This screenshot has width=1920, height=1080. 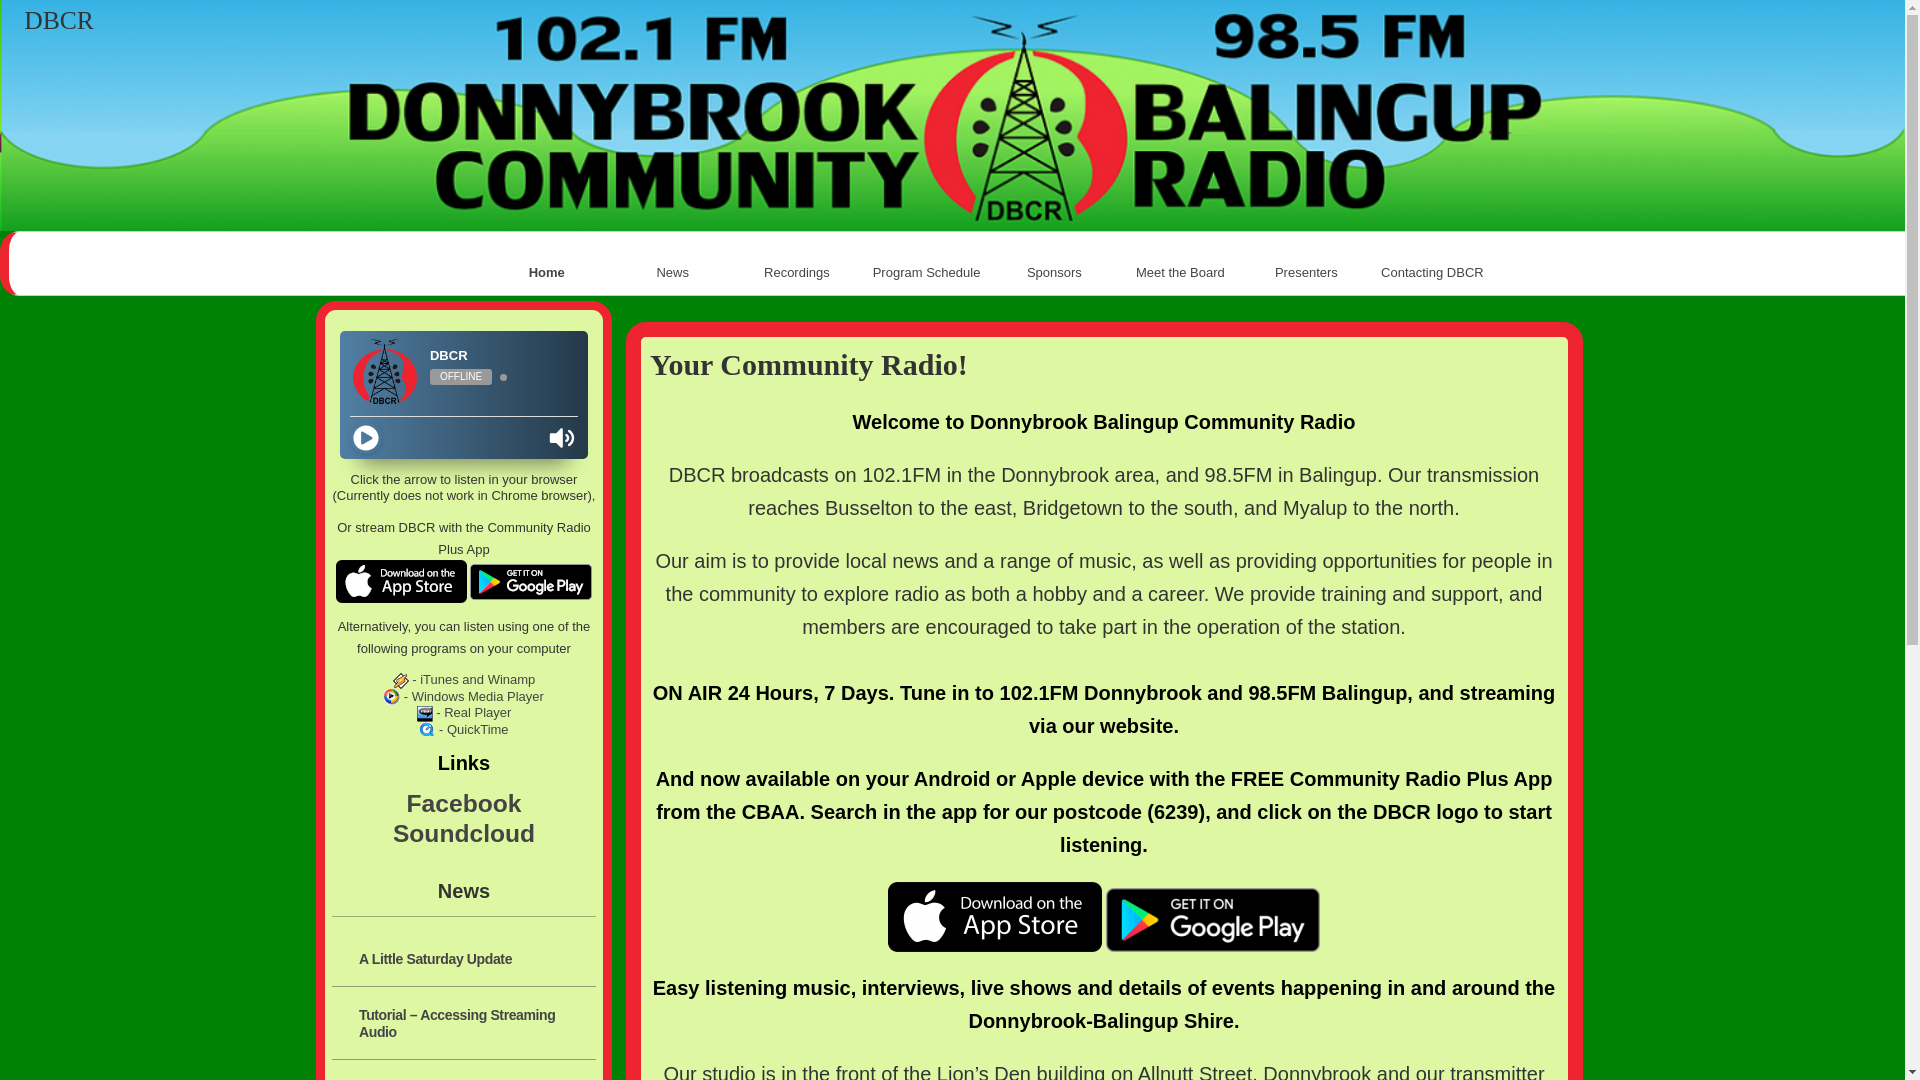 I want to click on 'Winamp, iTunes', so click(x=400, y=680).